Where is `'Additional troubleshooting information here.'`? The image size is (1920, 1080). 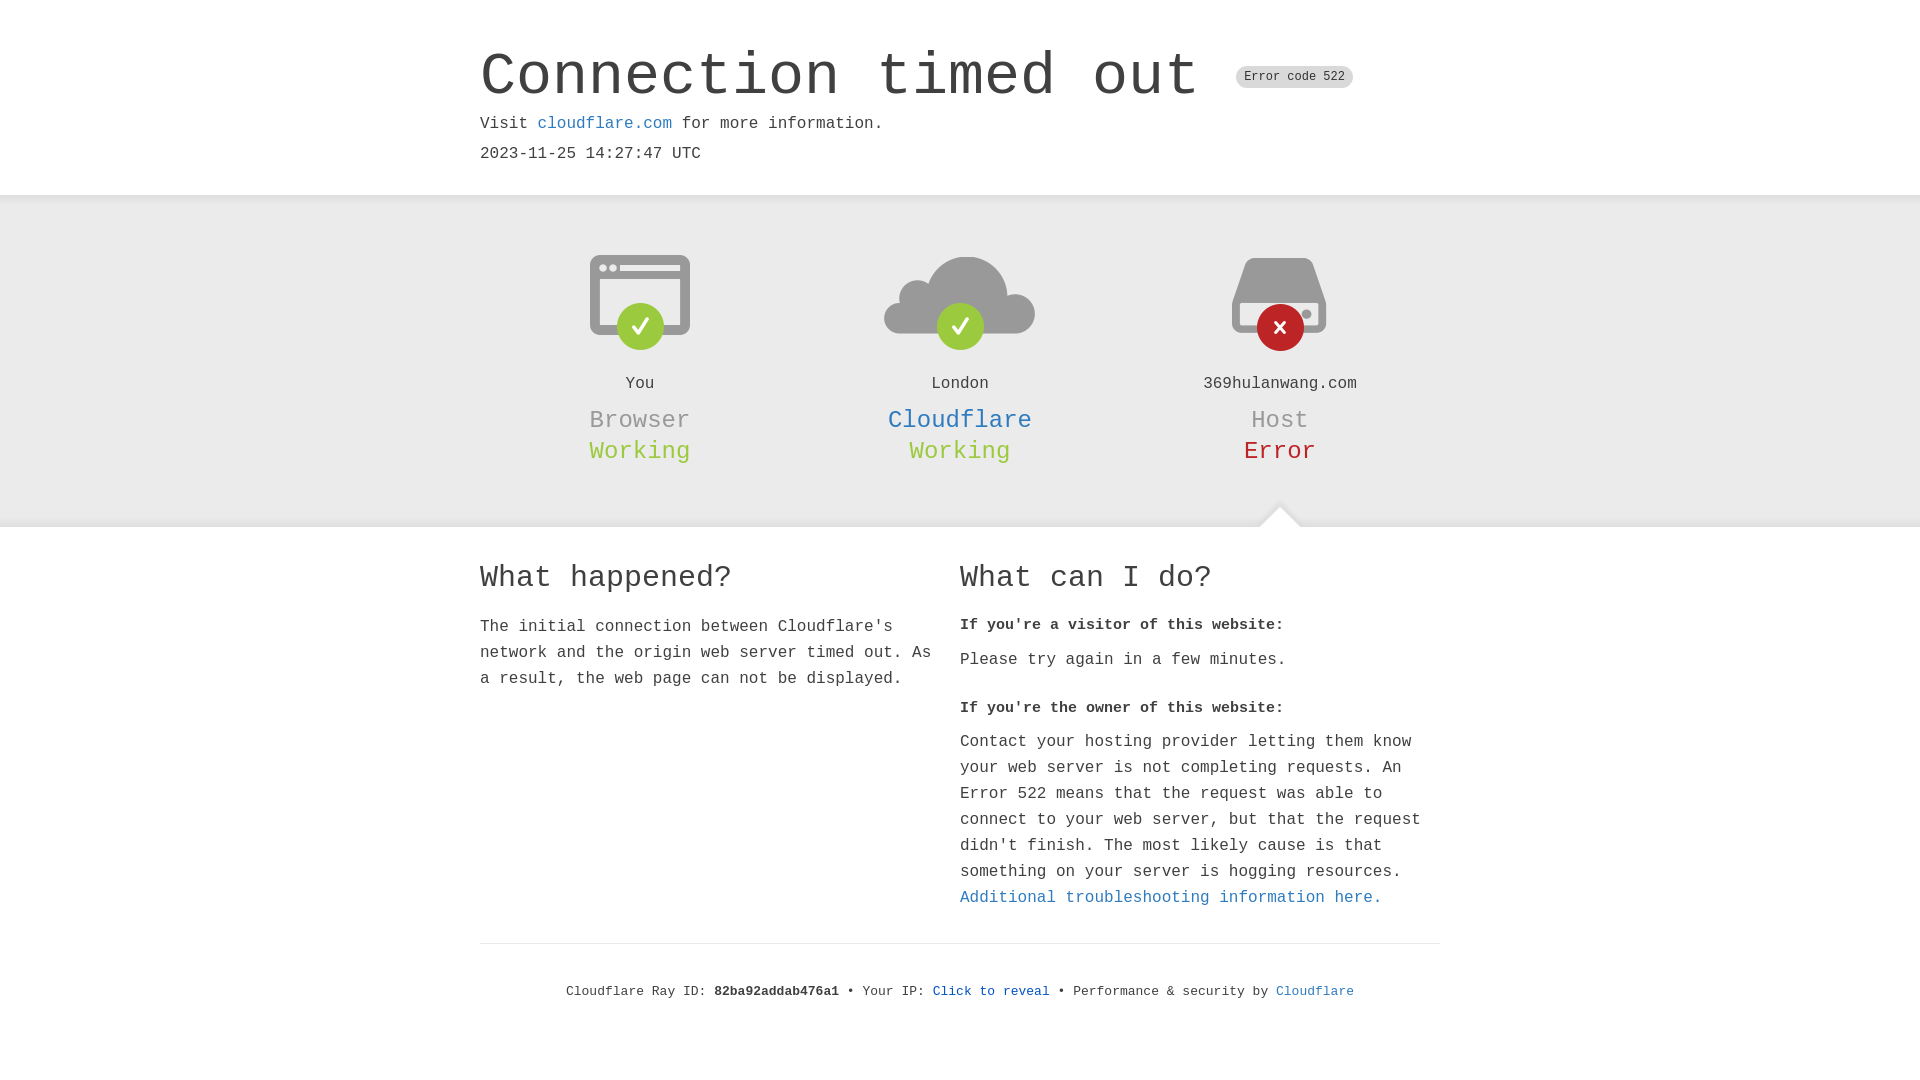 'Additional troubleshooting information here.' is located at coordinates (1171, 897).